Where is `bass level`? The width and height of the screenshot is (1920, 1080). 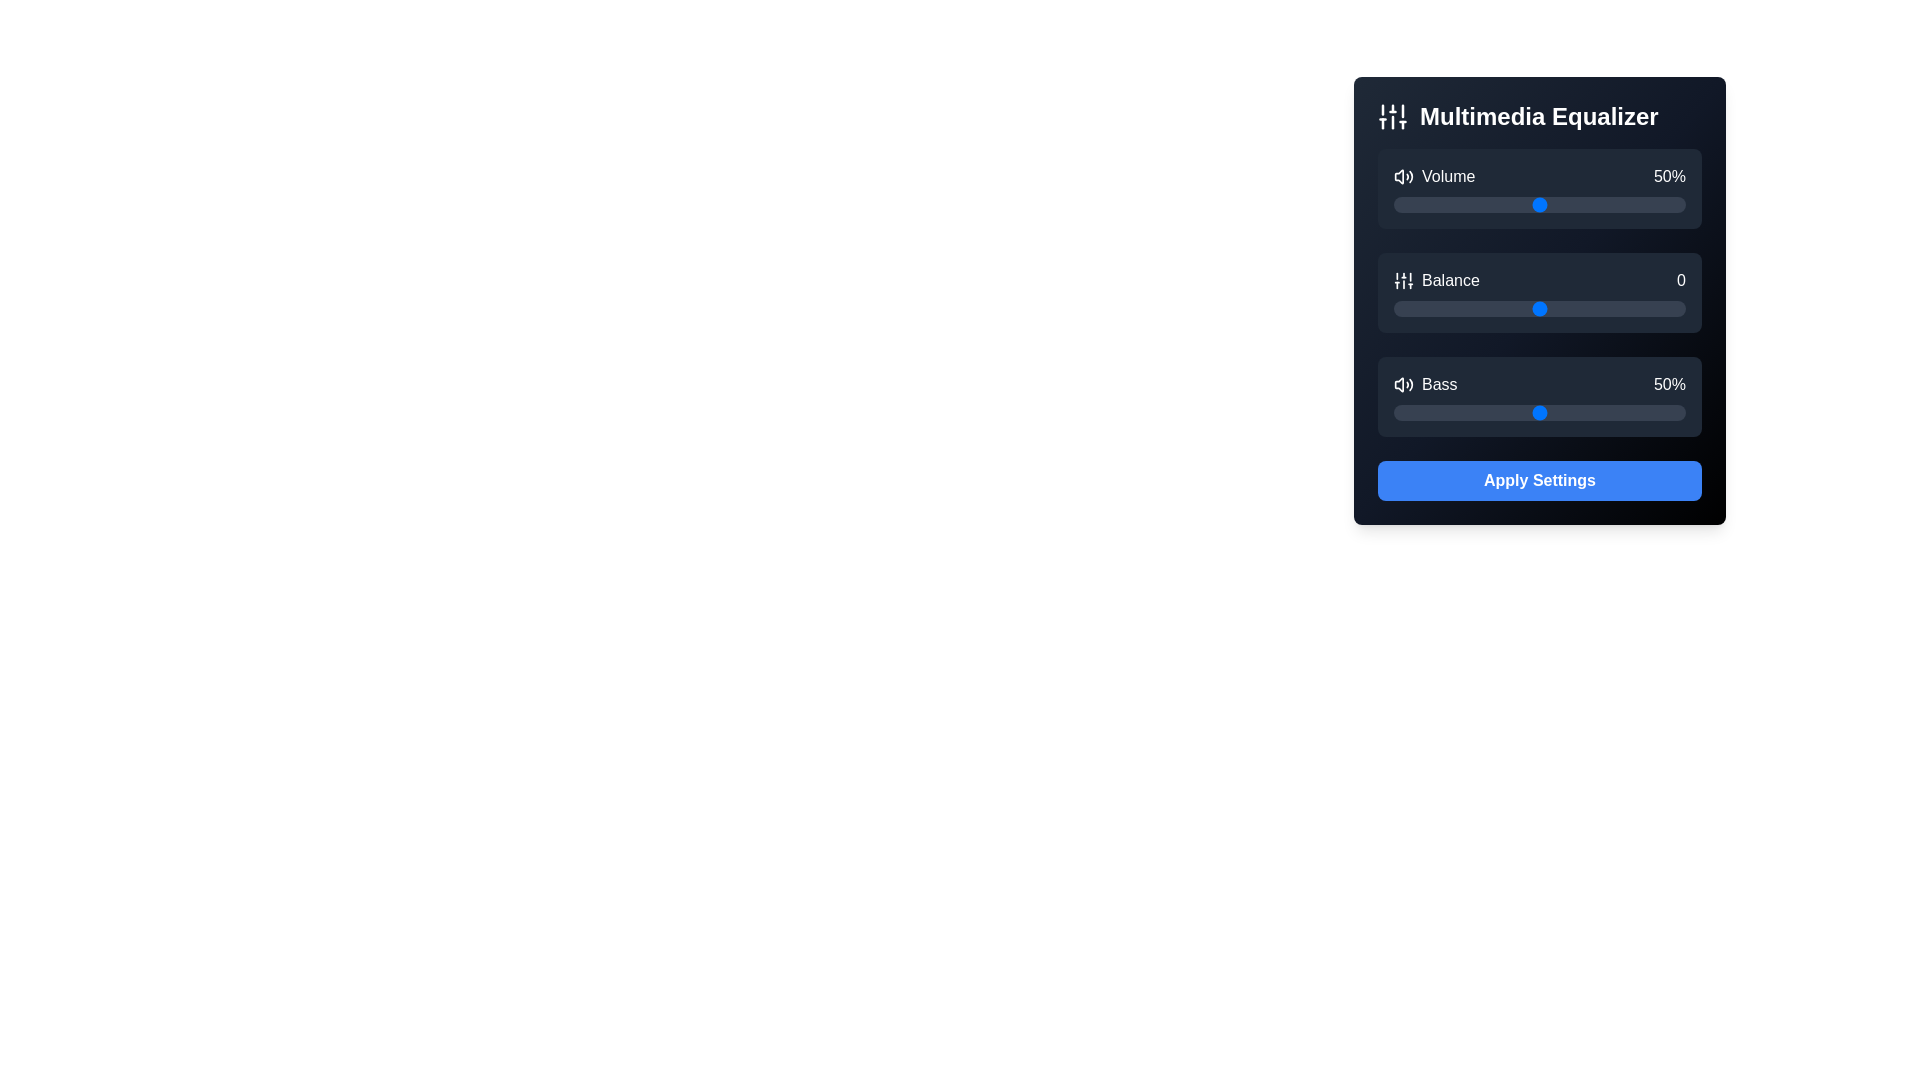 bass level is located at coordinates (1585, 411).